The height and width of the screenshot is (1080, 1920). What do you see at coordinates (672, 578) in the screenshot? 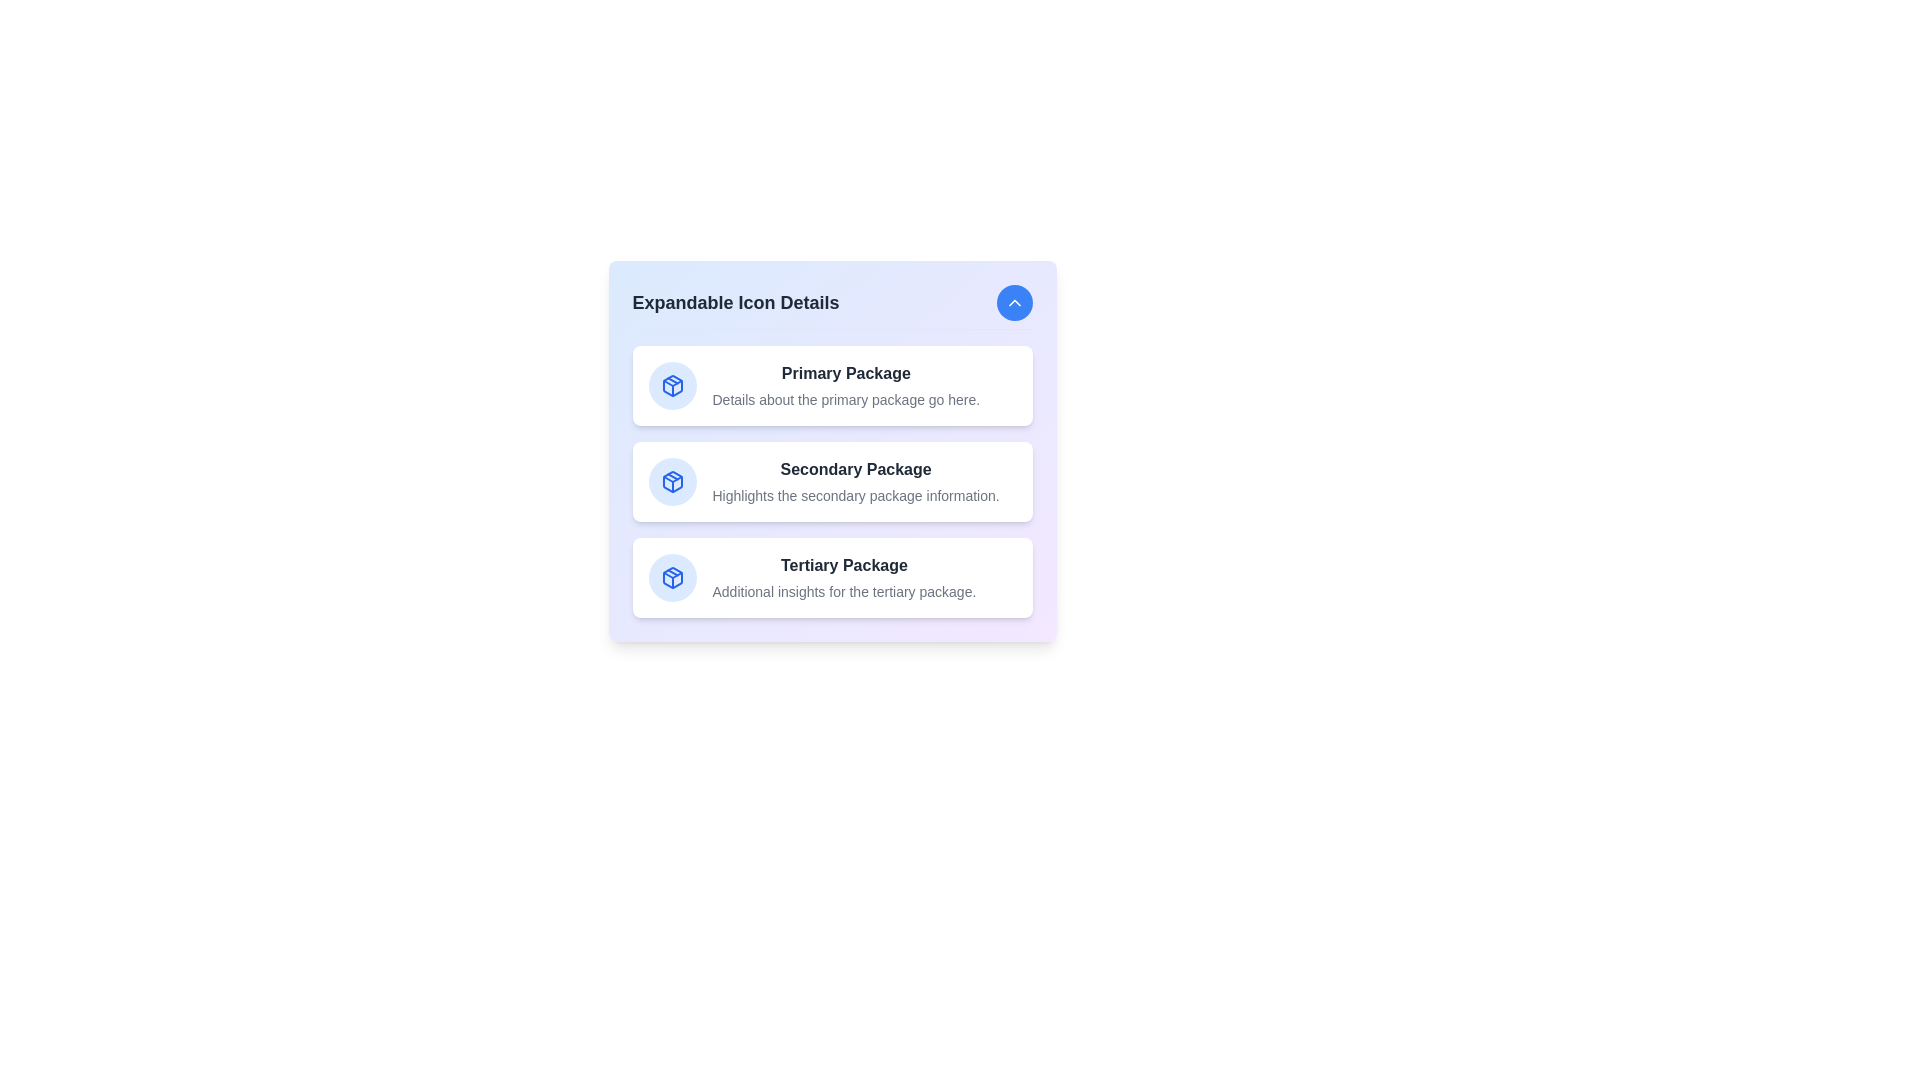
I see `the circular icon button with a light blue background and a package box icon in darker blue, located to the left of the 'Tertiary Package' text block` at bounding box center [672, 578].